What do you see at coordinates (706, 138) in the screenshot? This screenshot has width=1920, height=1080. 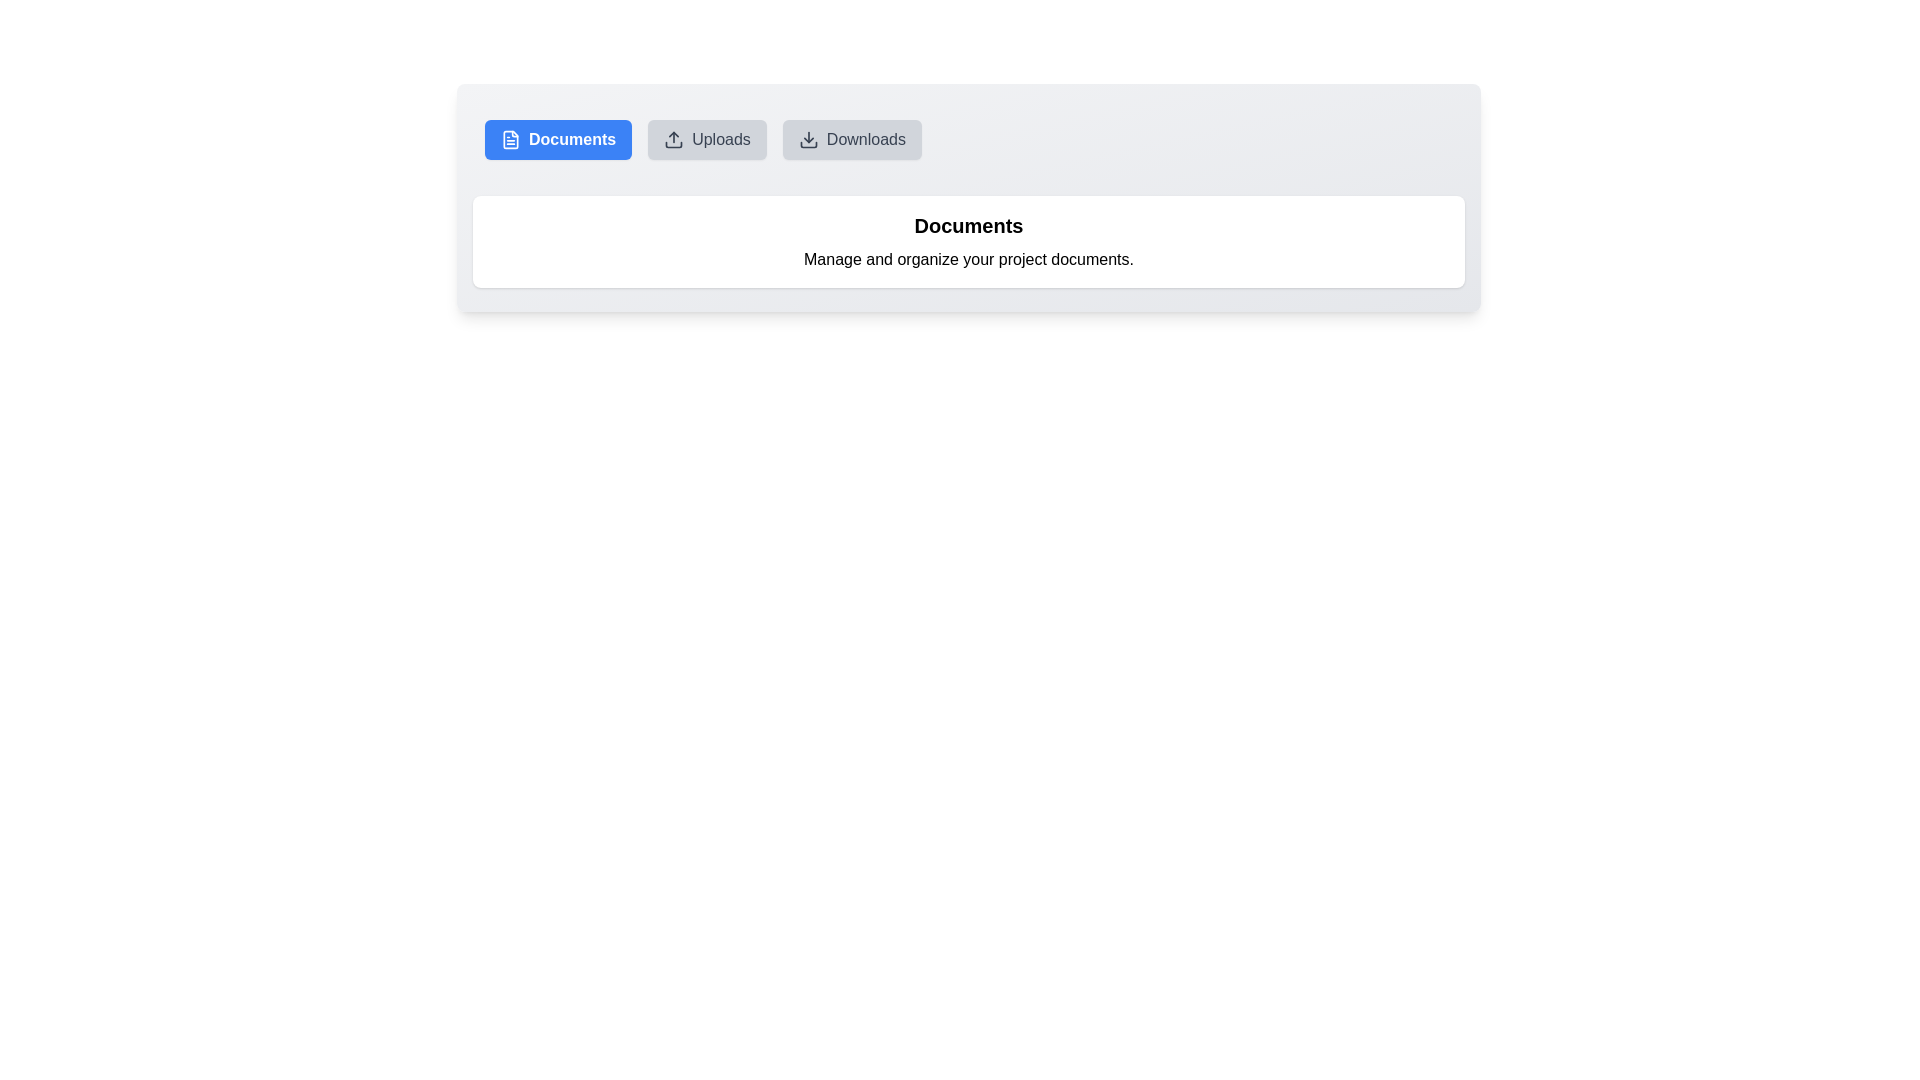 I see `the Uploads button to change the active section` at bounding box center [706, 138].